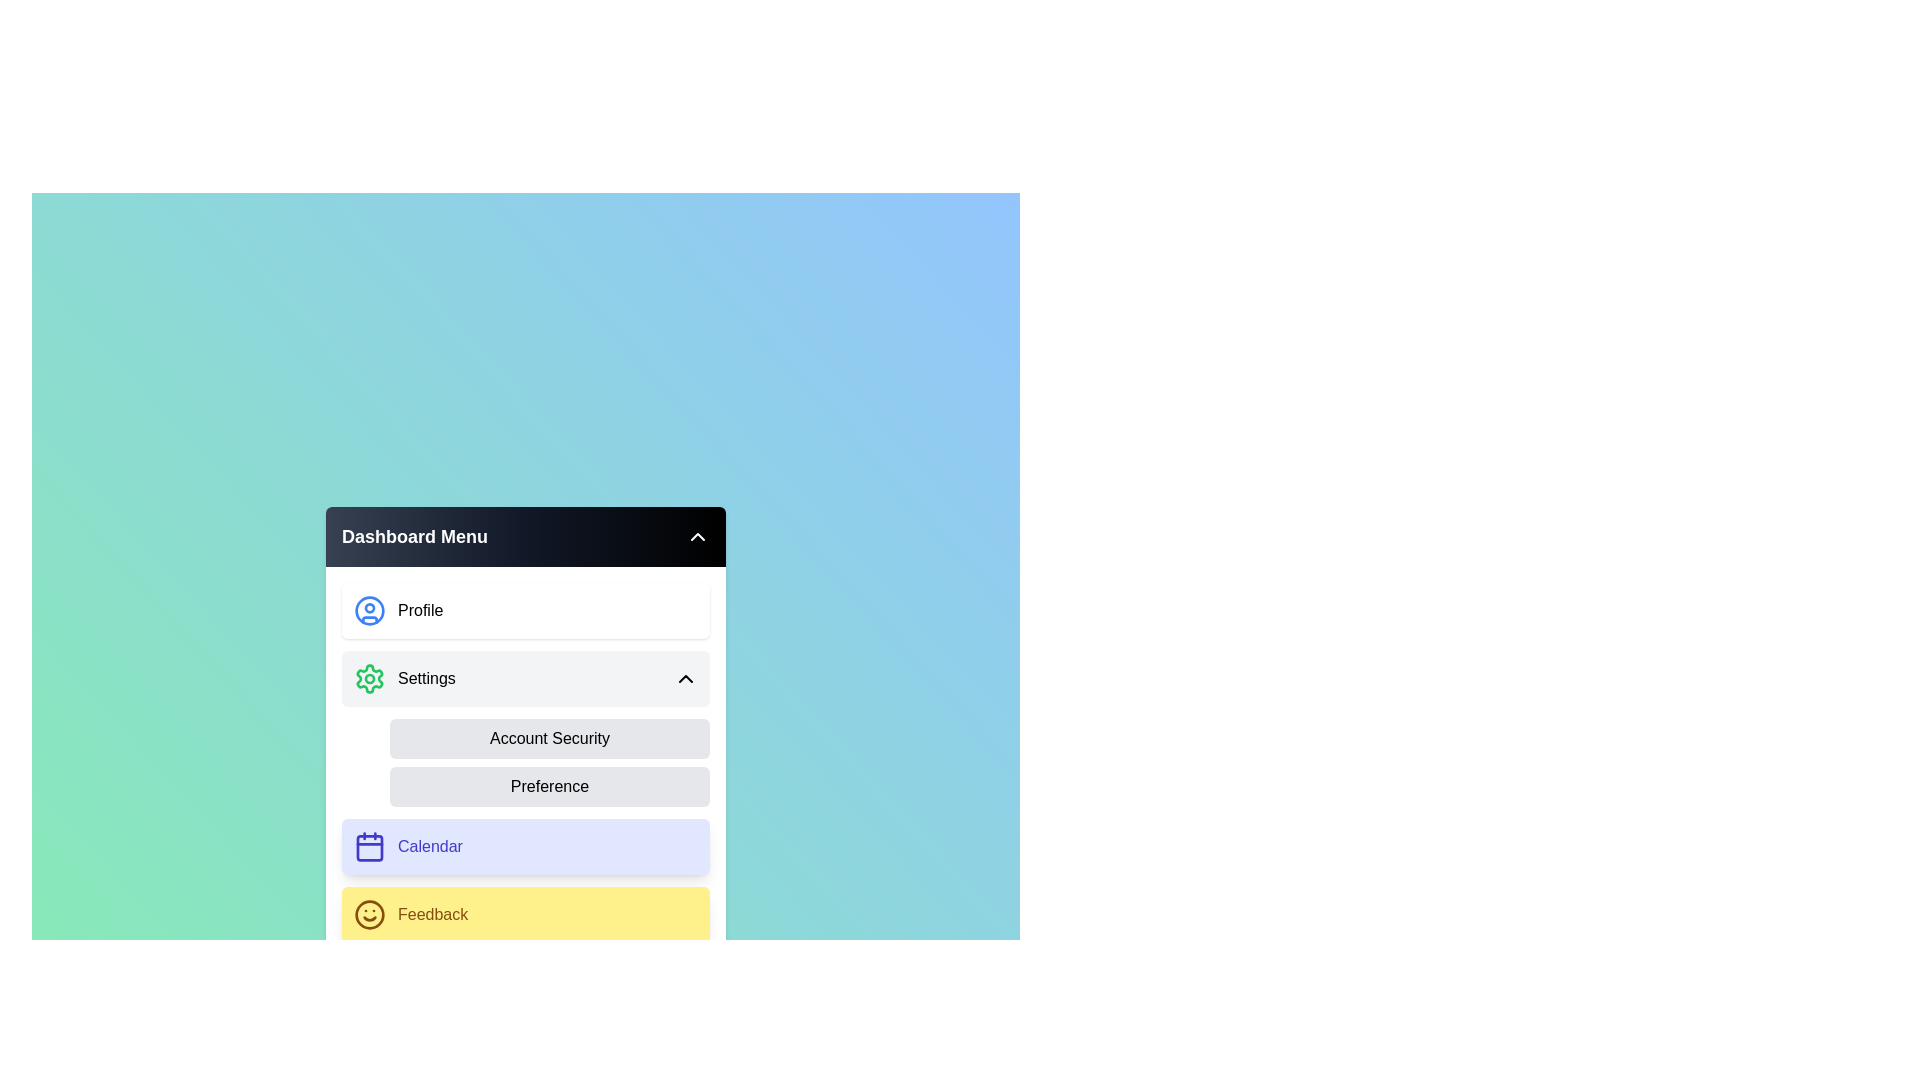 Image resolution: width=1920 pixels, height=1080 pixels. Describe the element at coordinates (697, 535) in the screenshot. I see `the Dropdown Indicator located at the top right corner of the 'Dashboard Menu' header bar` at that location.